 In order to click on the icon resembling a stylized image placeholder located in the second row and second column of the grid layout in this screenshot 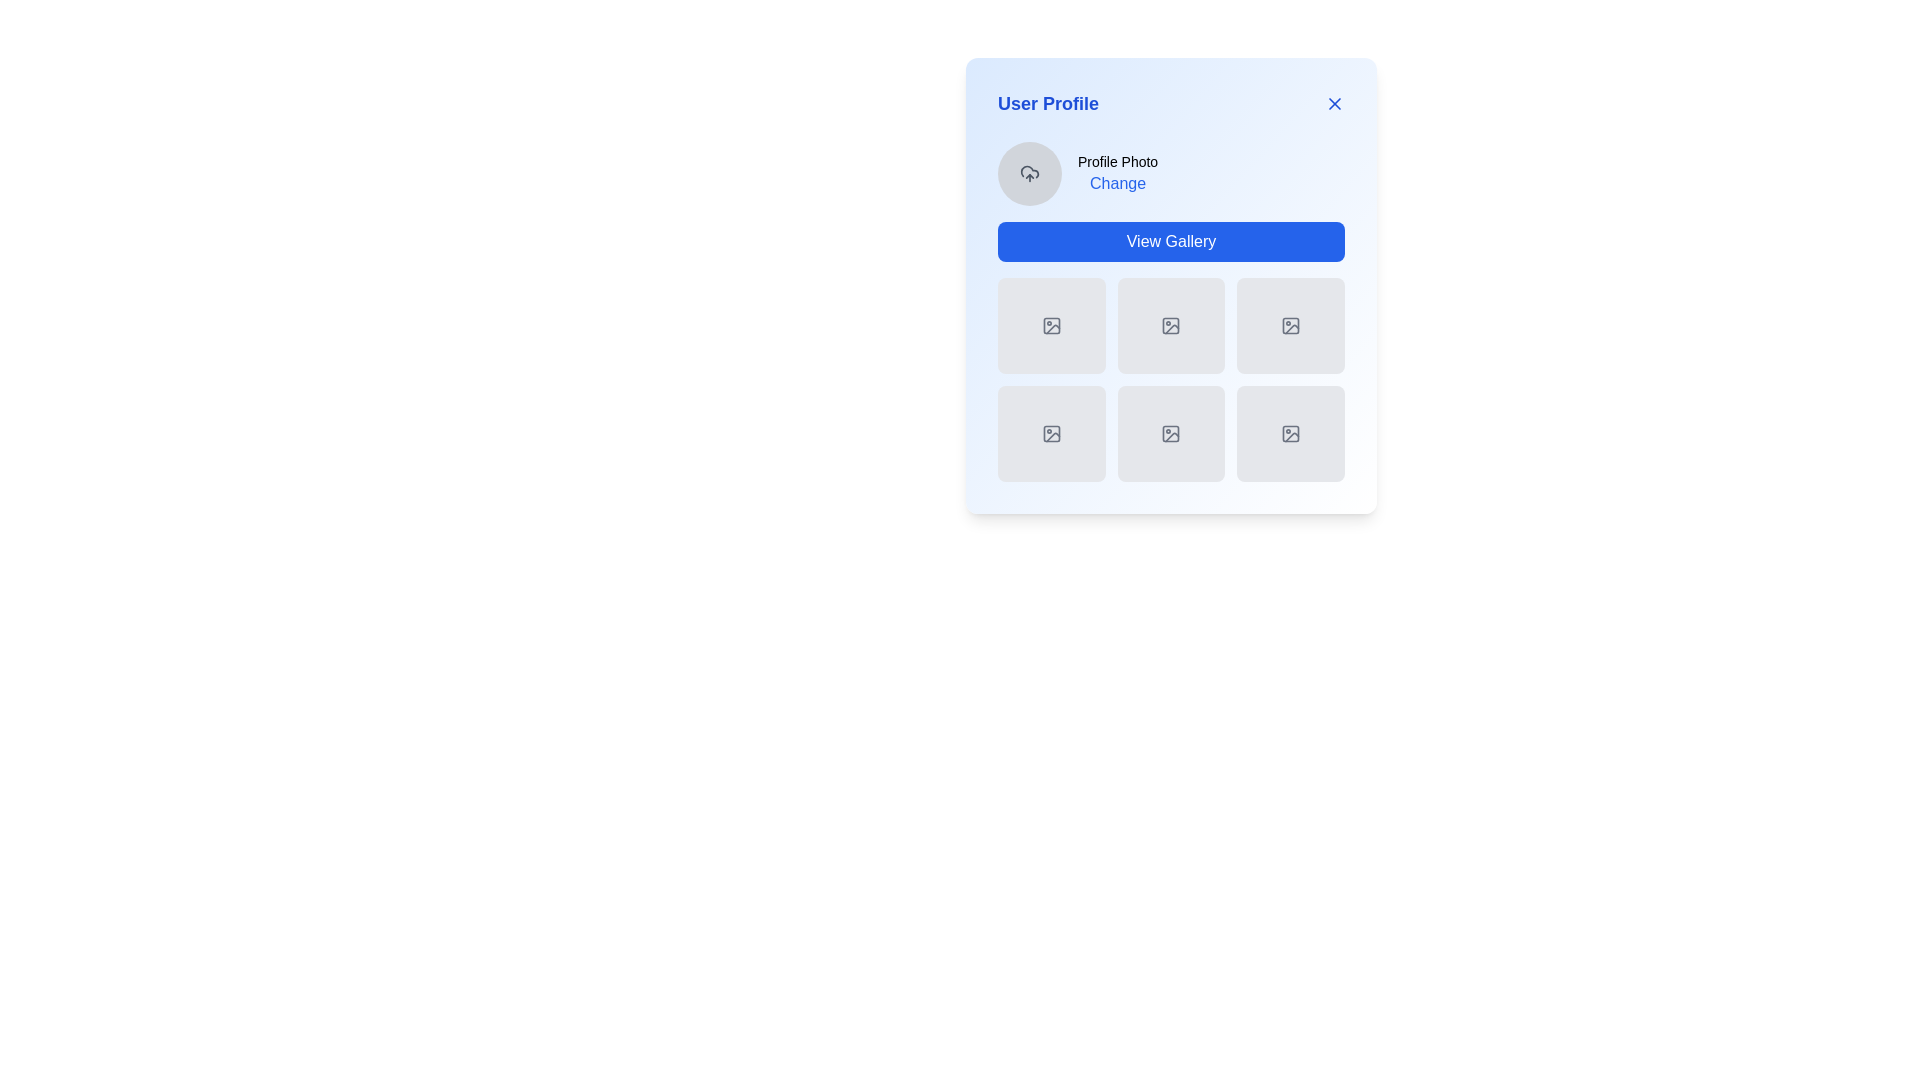, I will do `click(1050, 433)`.